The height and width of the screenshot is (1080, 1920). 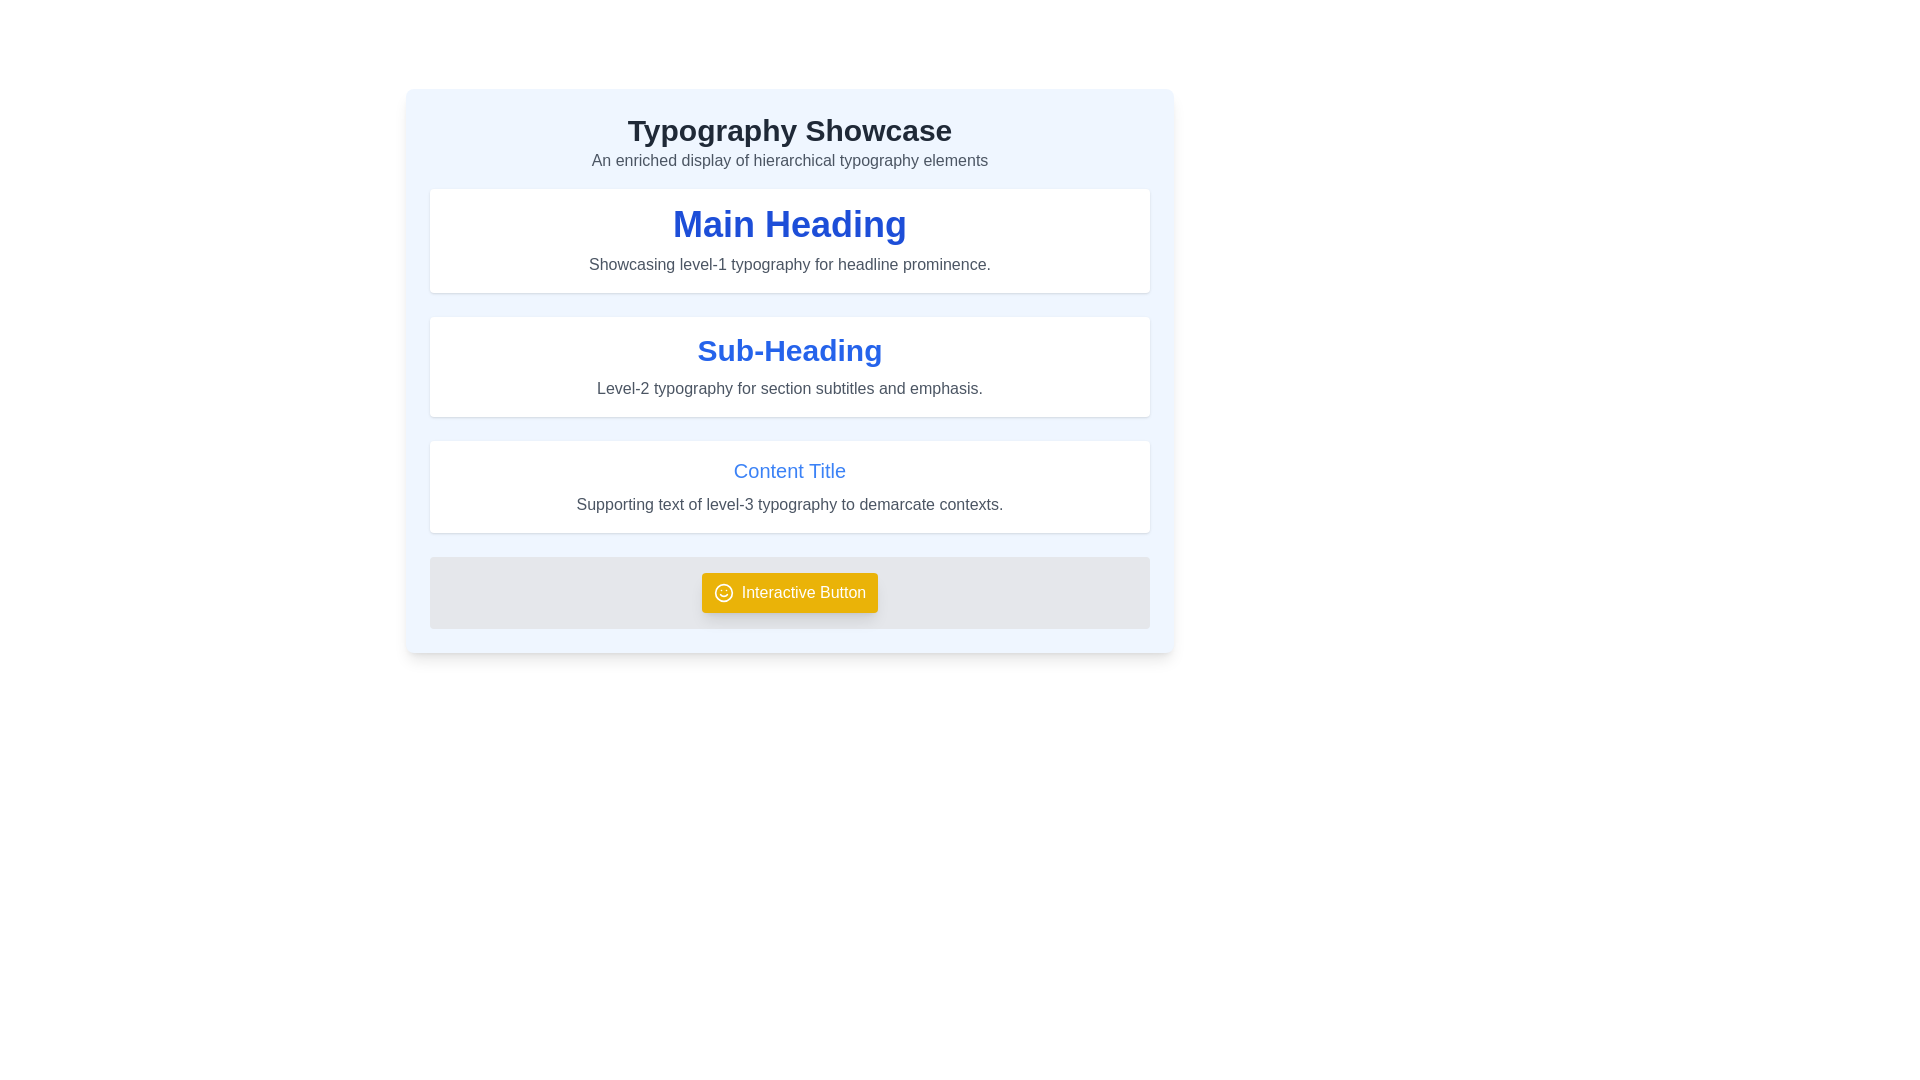 What do you see at coordinates (789, 592) in the screenshot?
I see `the 'Interactive Button' which has a yellow background, white text, rounded shape, and a smiley face icon on the left side, located under the 'Content Title' section` at bounding box center [789, 592].